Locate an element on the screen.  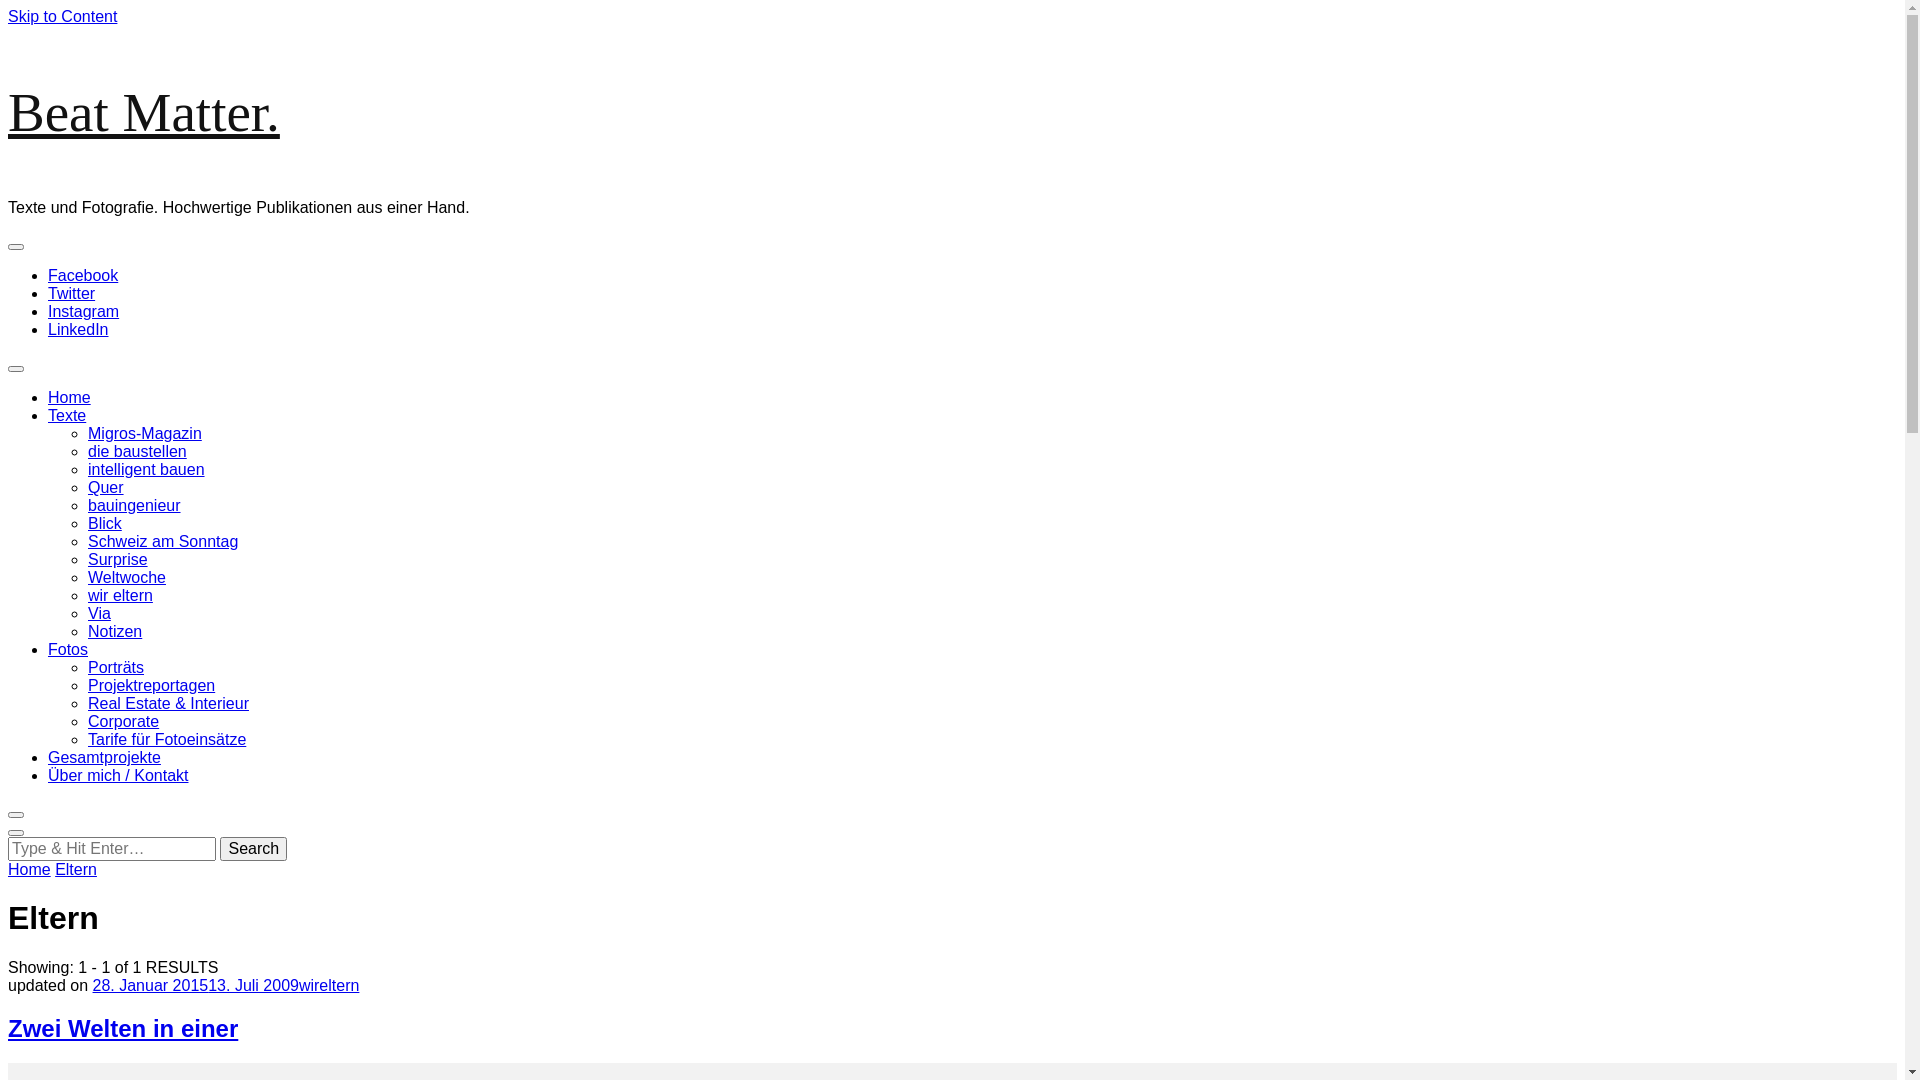
'Surprise' is located at coordinates (117, 559).